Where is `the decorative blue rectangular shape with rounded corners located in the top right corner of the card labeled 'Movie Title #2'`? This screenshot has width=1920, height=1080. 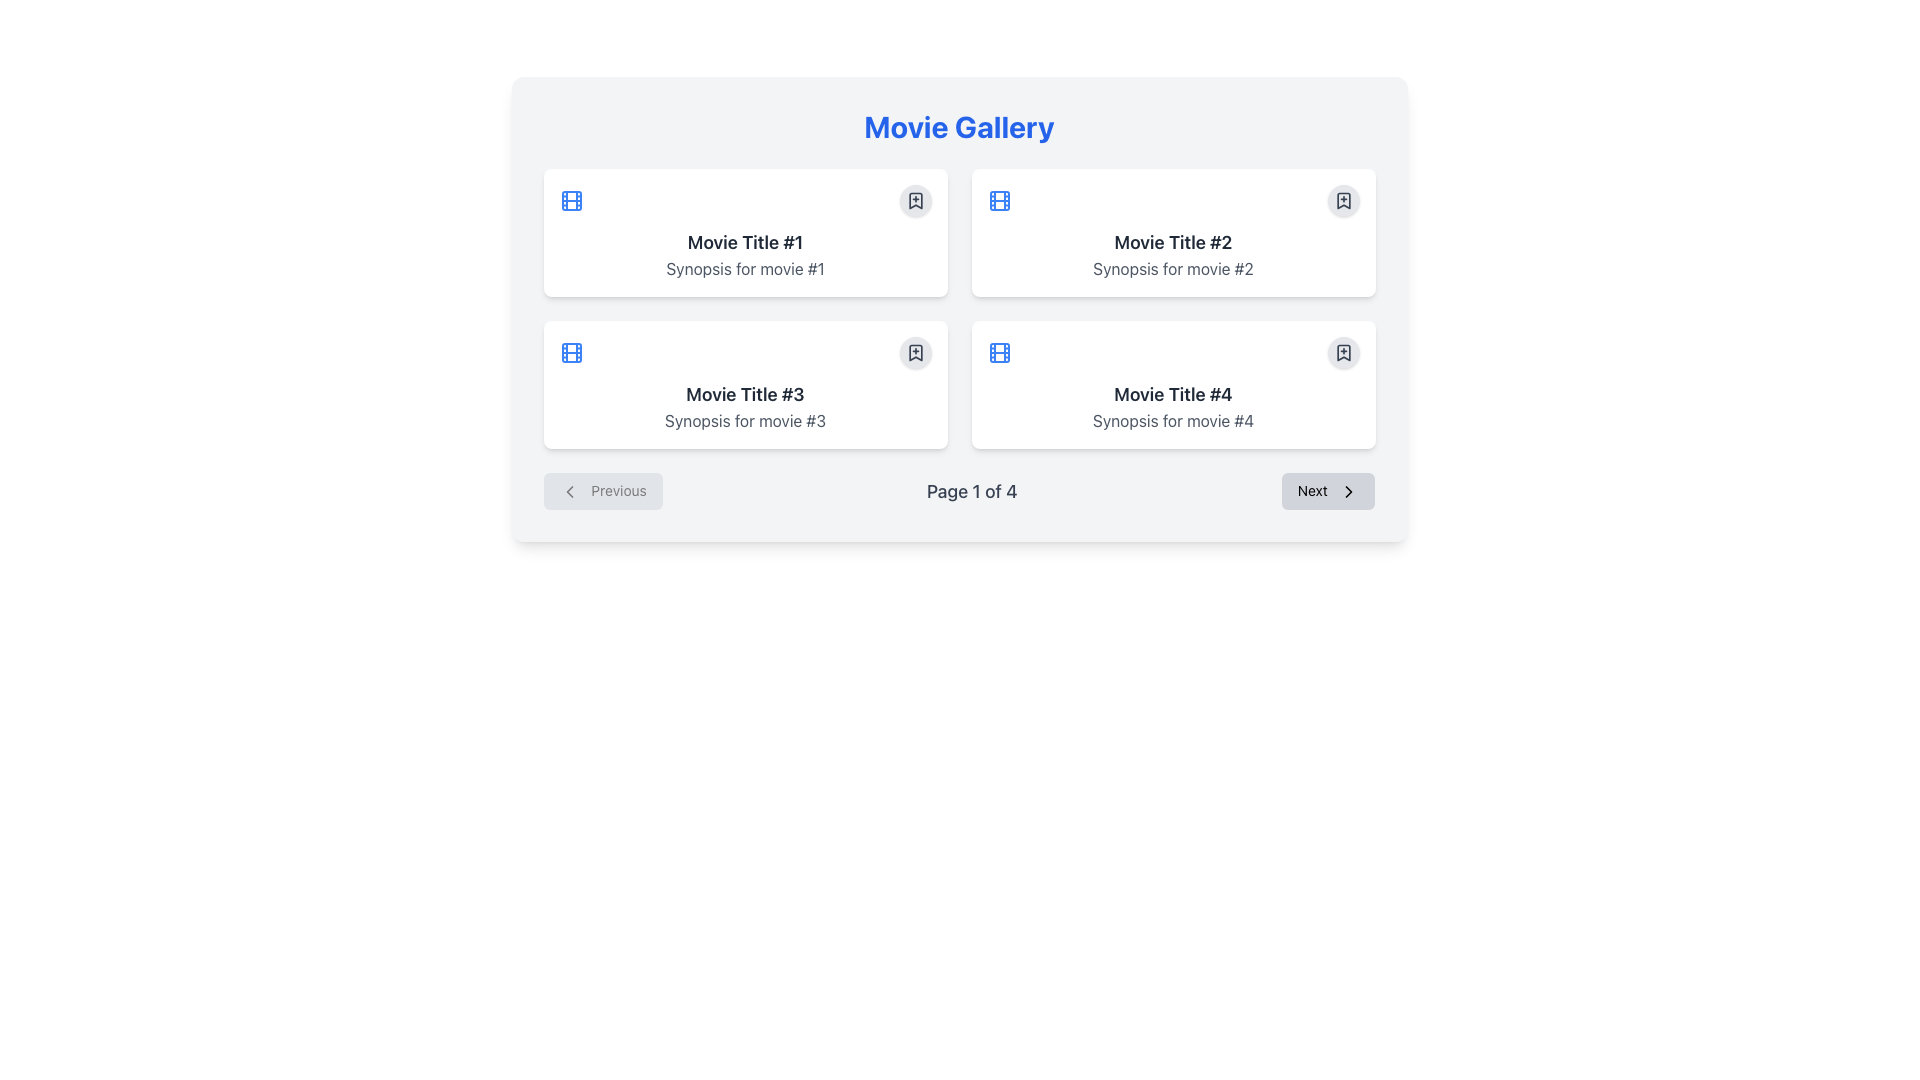 the decorative blue rectangular shape with rounded corners located in the top right corner of the card labeled 'Movie Title #2' is located at coordinates (999, 200).